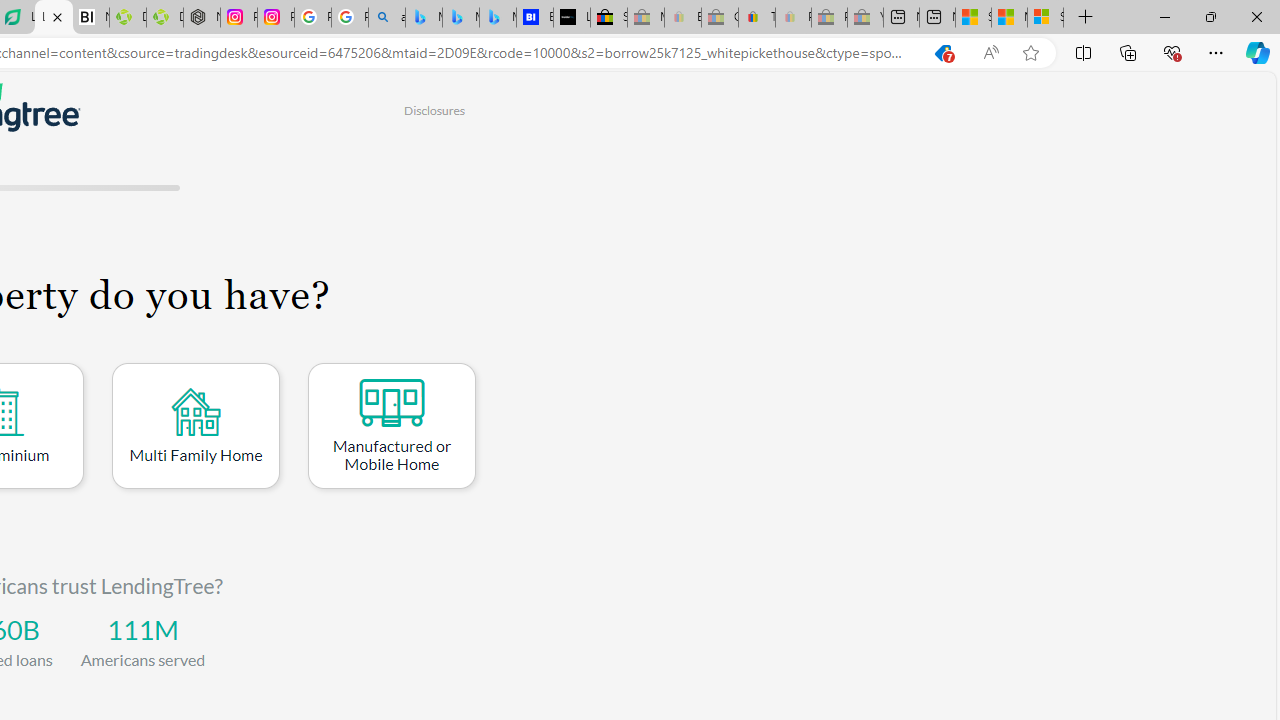 The height and width of the screenshot is (720, 1280). What do you see at coordinates (386, 17) in the screenshot?
I see `'alabama high school quarterback dies - Search'` at bounding box center [386, 17].